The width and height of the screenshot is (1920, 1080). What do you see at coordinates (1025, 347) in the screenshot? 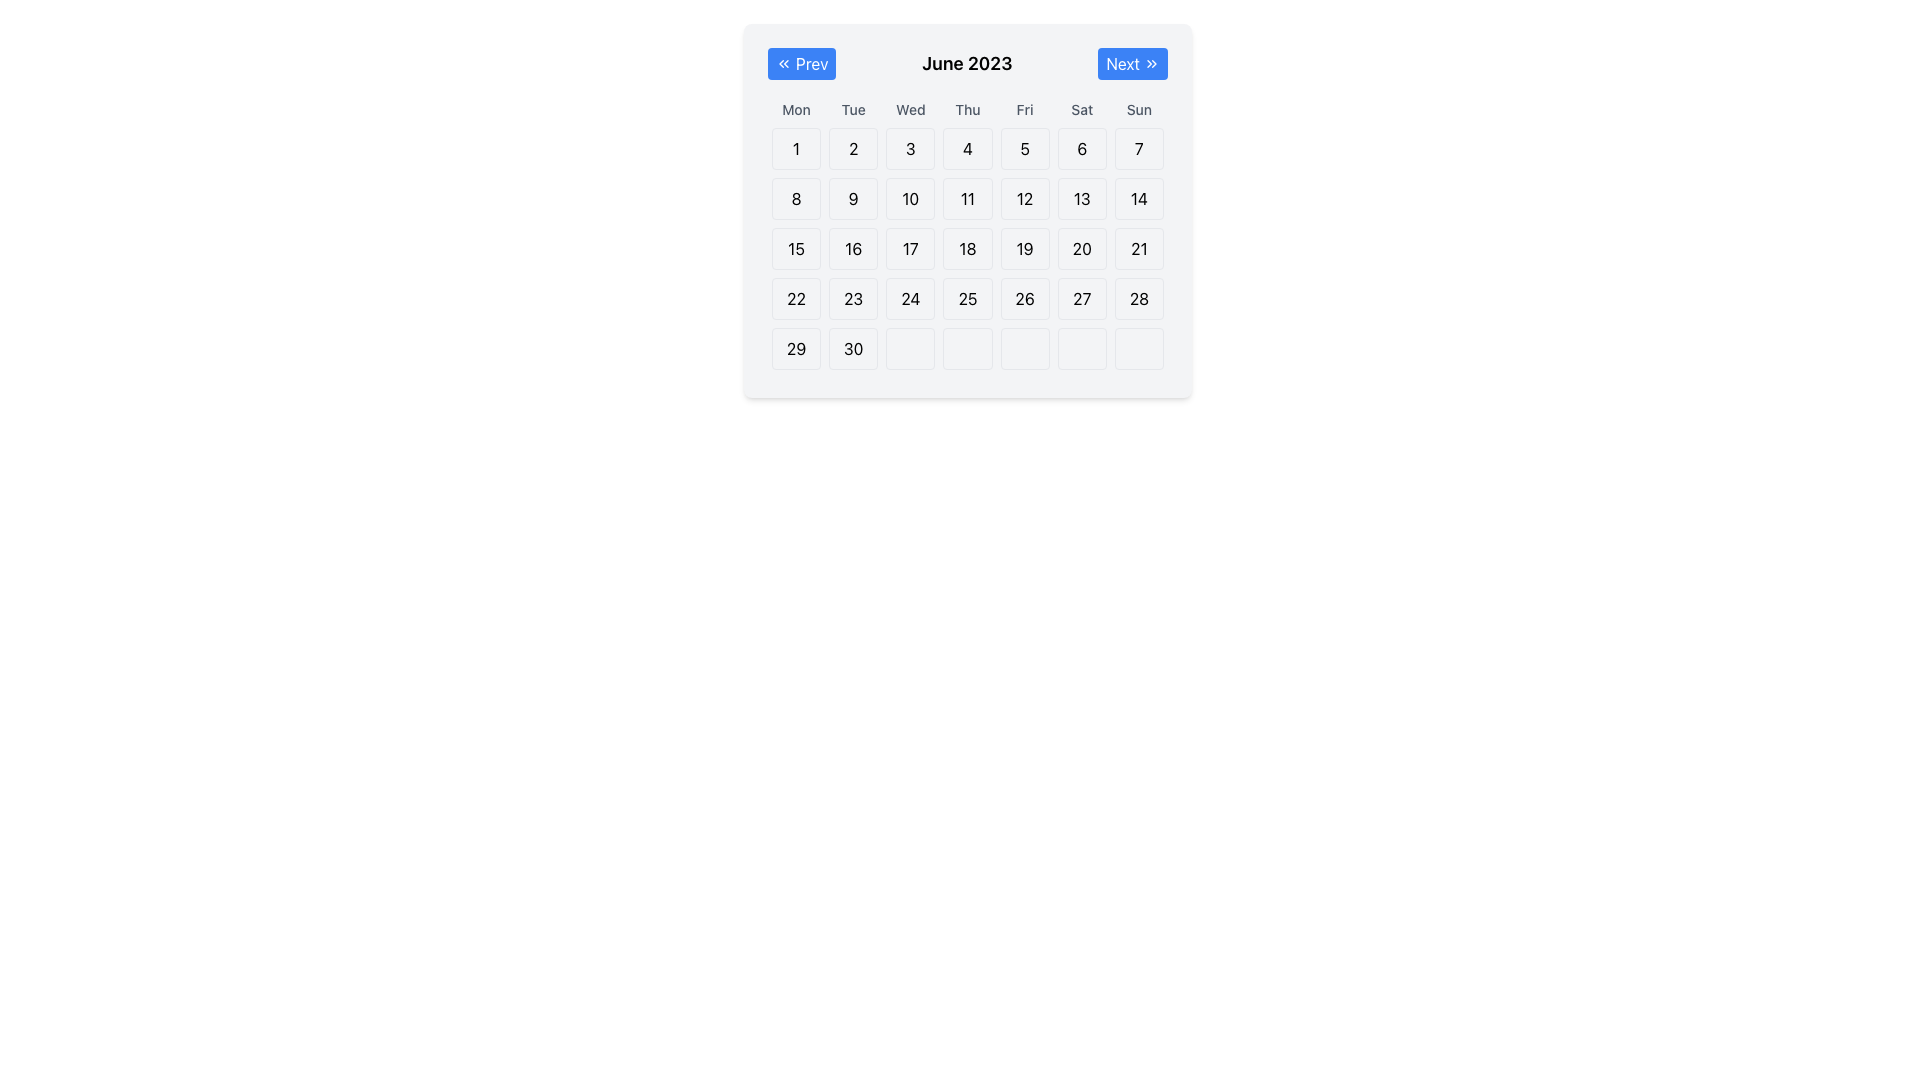
I see `the selectable date box located` at bounding box center [1025, 347].